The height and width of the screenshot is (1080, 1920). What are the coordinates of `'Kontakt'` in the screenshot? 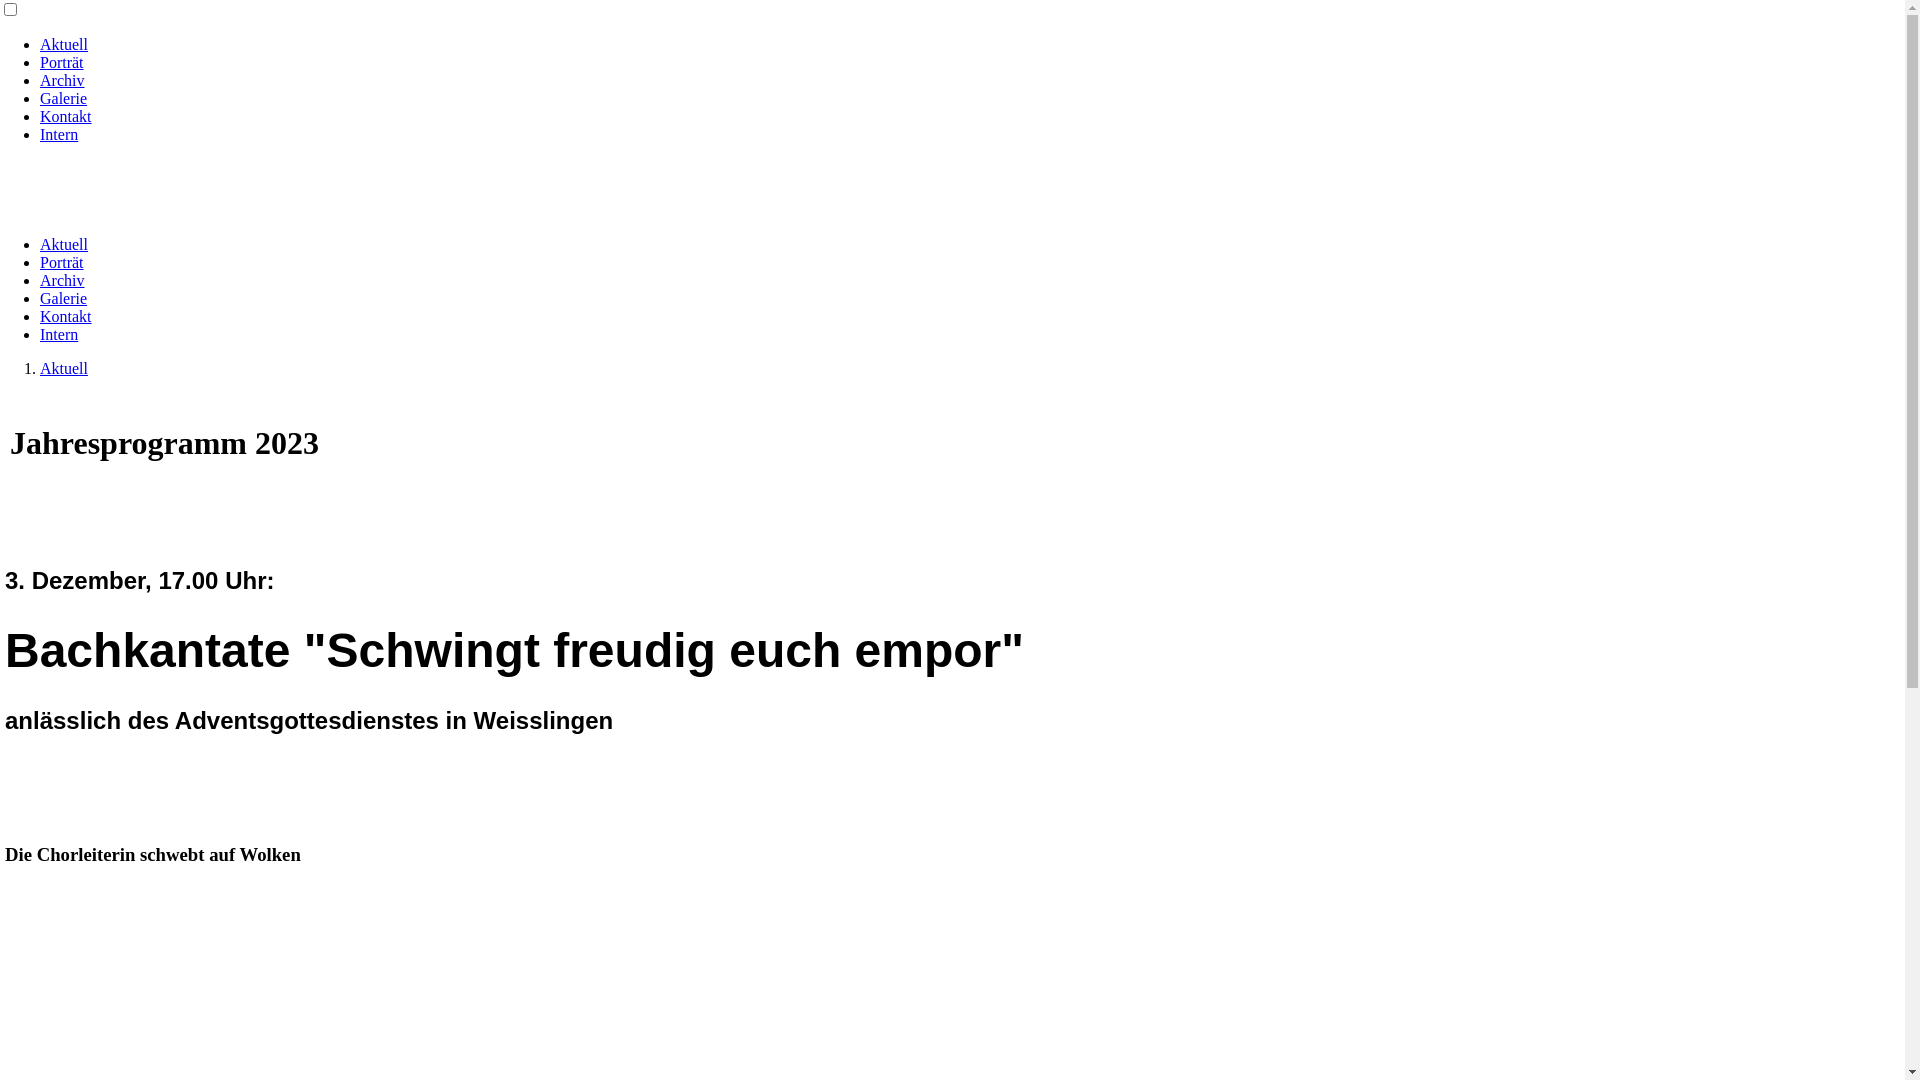 It's located at (66, 116).